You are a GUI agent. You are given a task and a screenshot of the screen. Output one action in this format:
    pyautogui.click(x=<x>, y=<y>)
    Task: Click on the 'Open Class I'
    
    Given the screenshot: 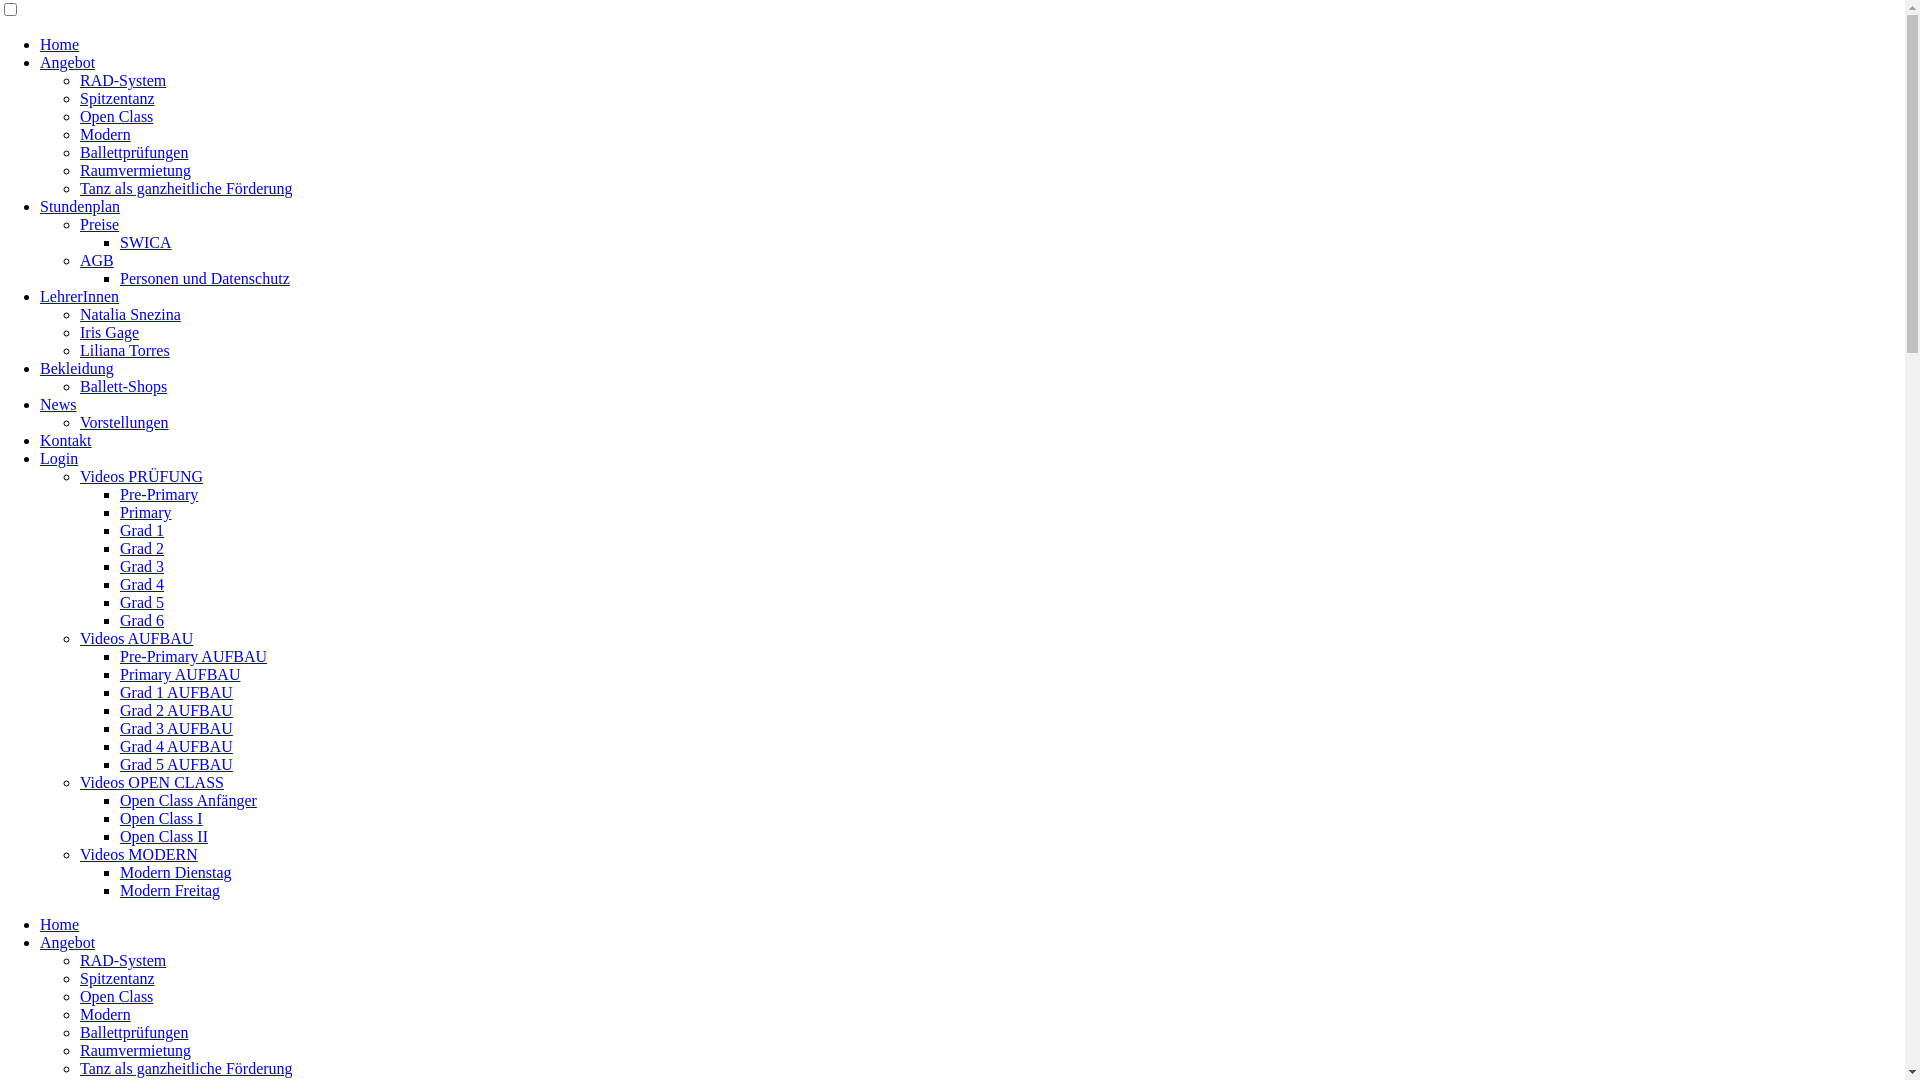 What is the action you would take?
    pyautogui.click(x=161, y=818)
    